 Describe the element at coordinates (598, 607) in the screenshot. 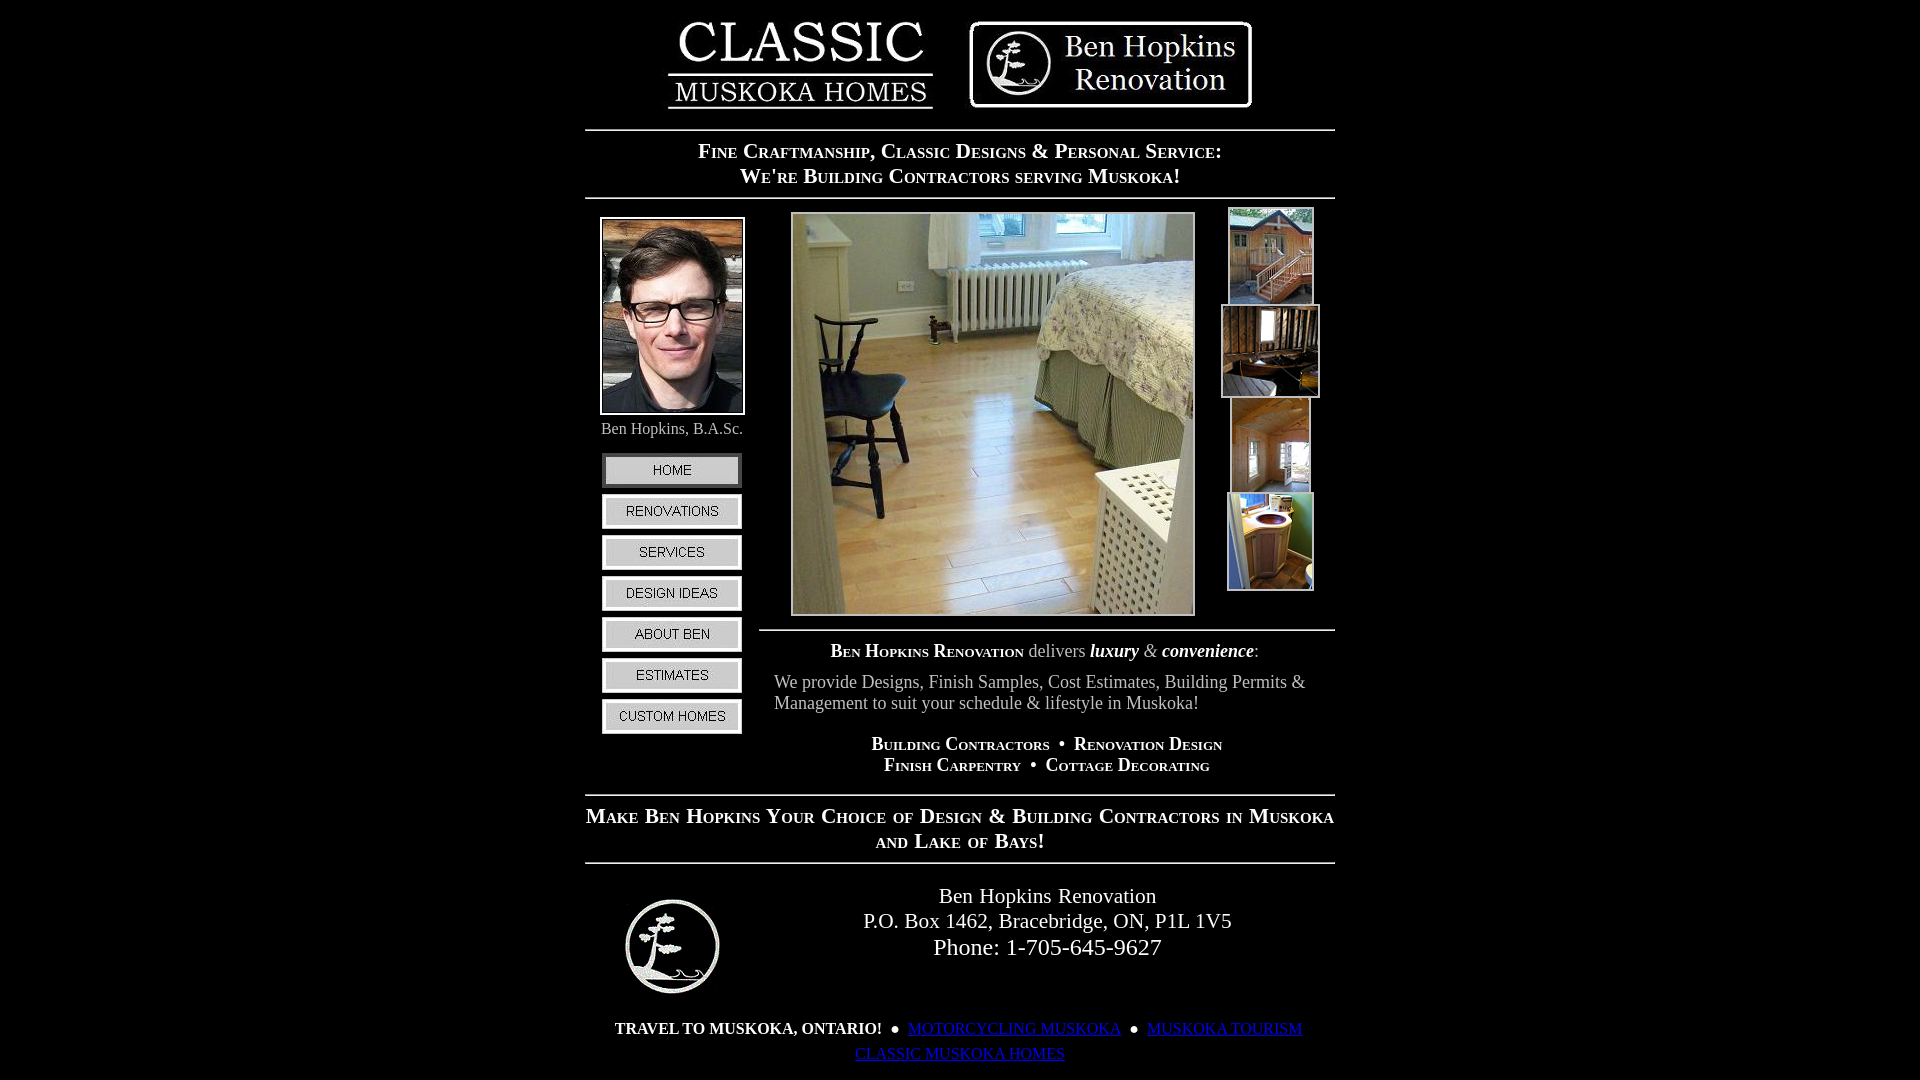

I see `'DESIGN IDEAS'` at that location.